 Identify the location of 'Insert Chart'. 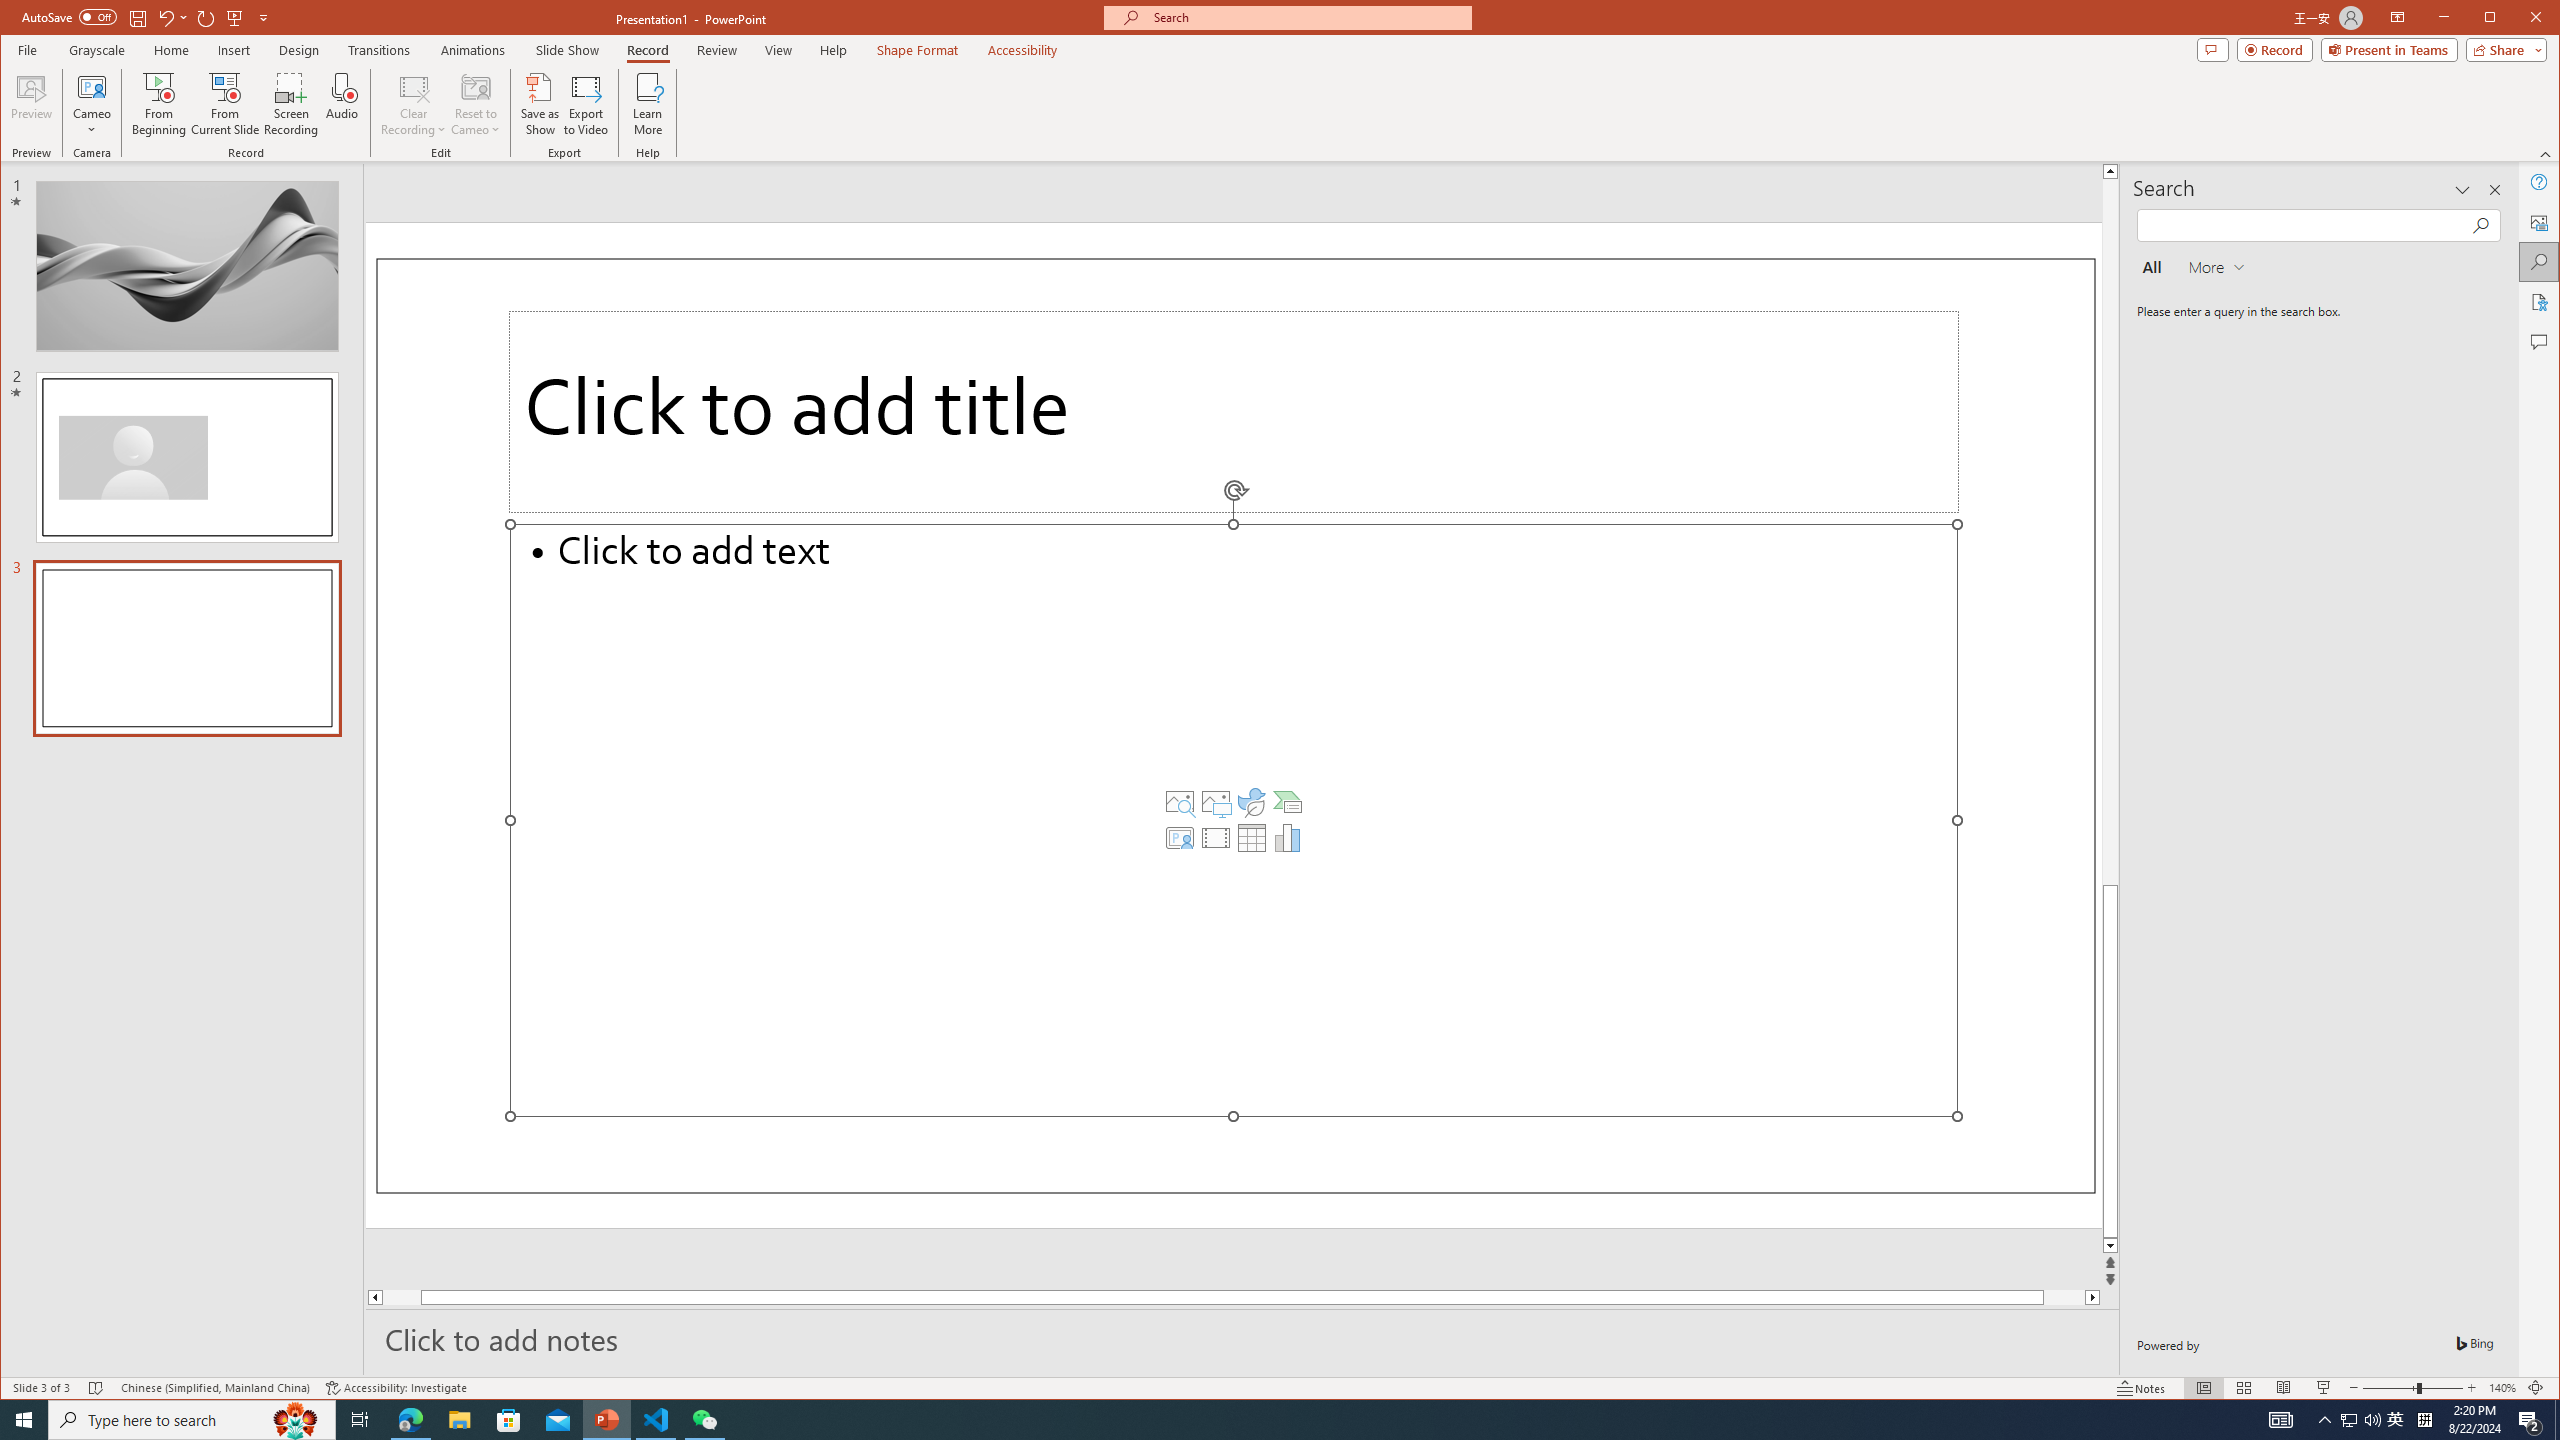
(1287, 838).